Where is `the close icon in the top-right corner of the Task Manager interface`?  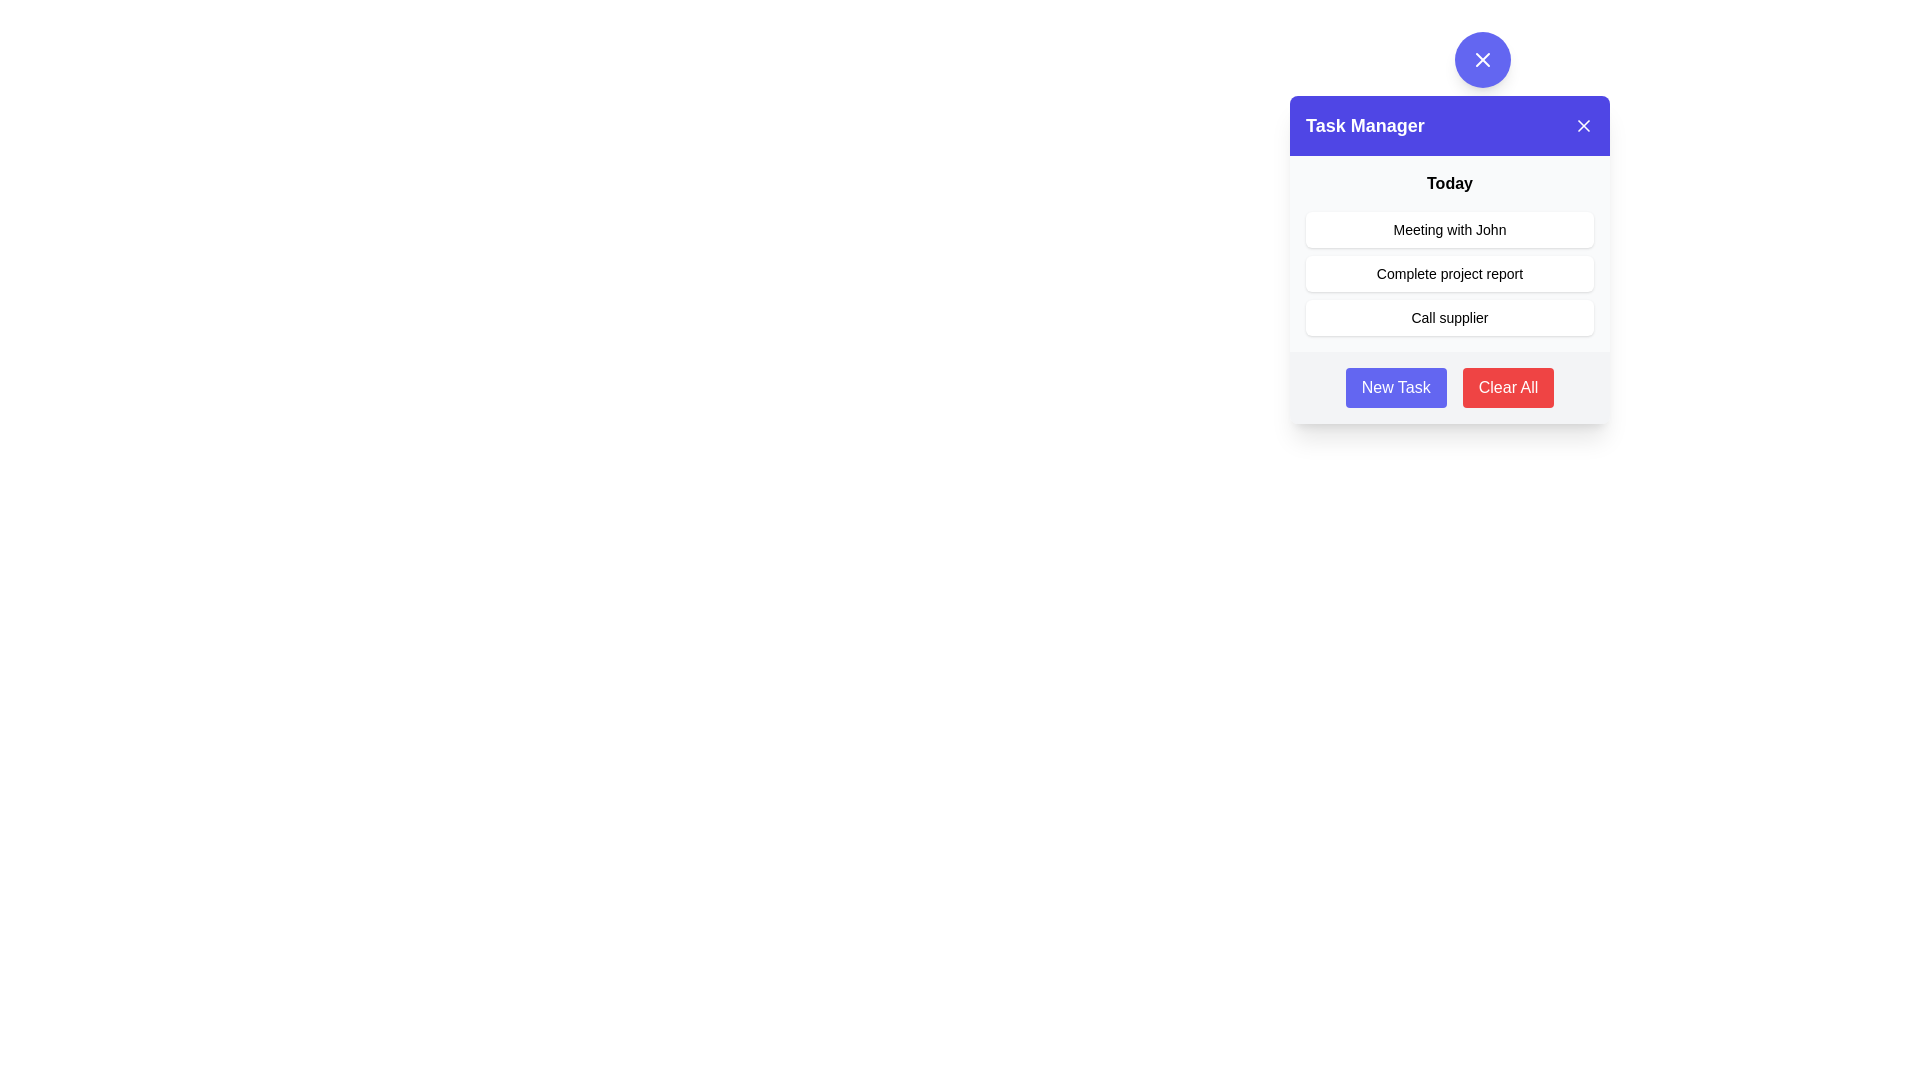 the close icon in the top-right corner of the Task Manager interface is located at coordinates (1482, 59).